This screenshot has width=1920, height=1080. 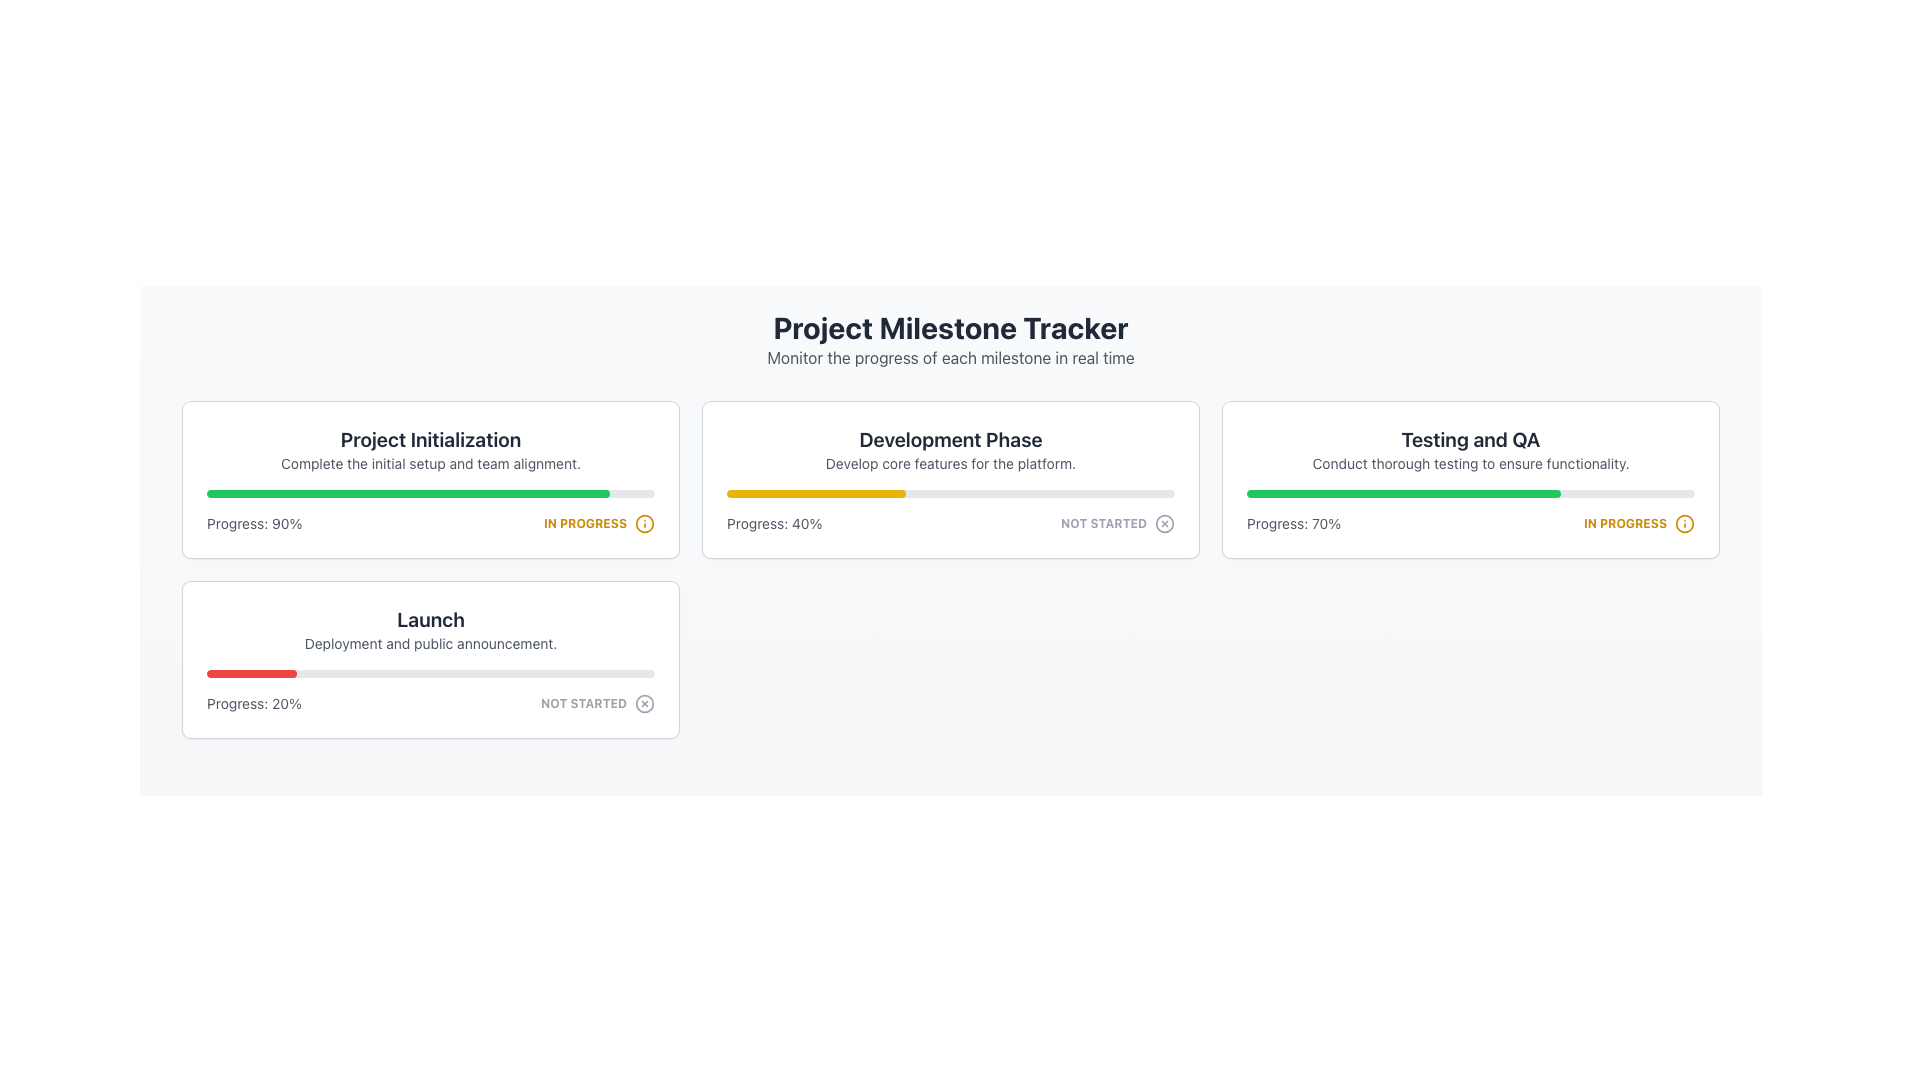 What do you see at coordinates (1625, 523) in the screenshot?
I see `the 'IN PROGRESS' label, which is styled in yellow-gold color and bold uppercase font, located in the top-right corner of the 'Testing and QA' milestone card, adjacent to the progress bar` at bounding box center [1625, 523].